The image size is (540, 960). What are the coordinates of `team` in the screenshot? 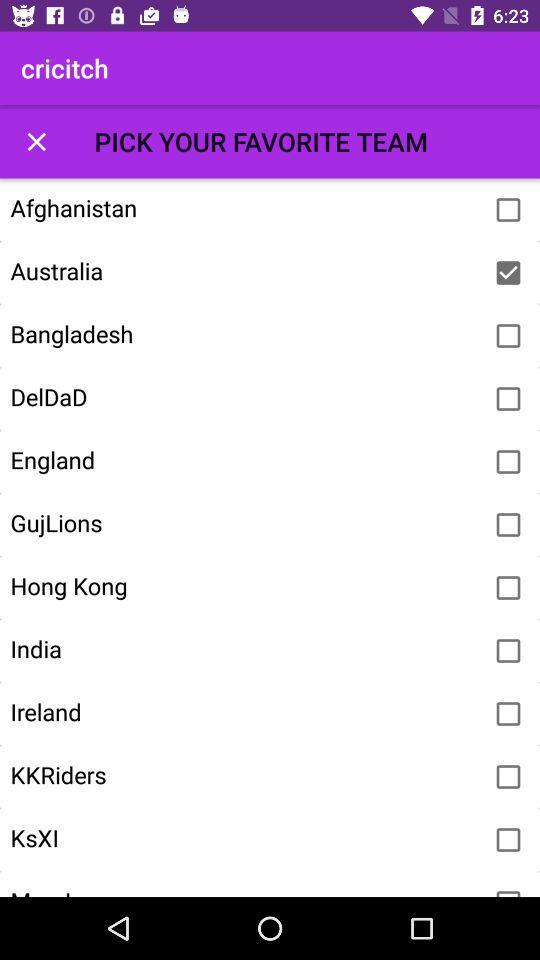 It's located at (508, 776).